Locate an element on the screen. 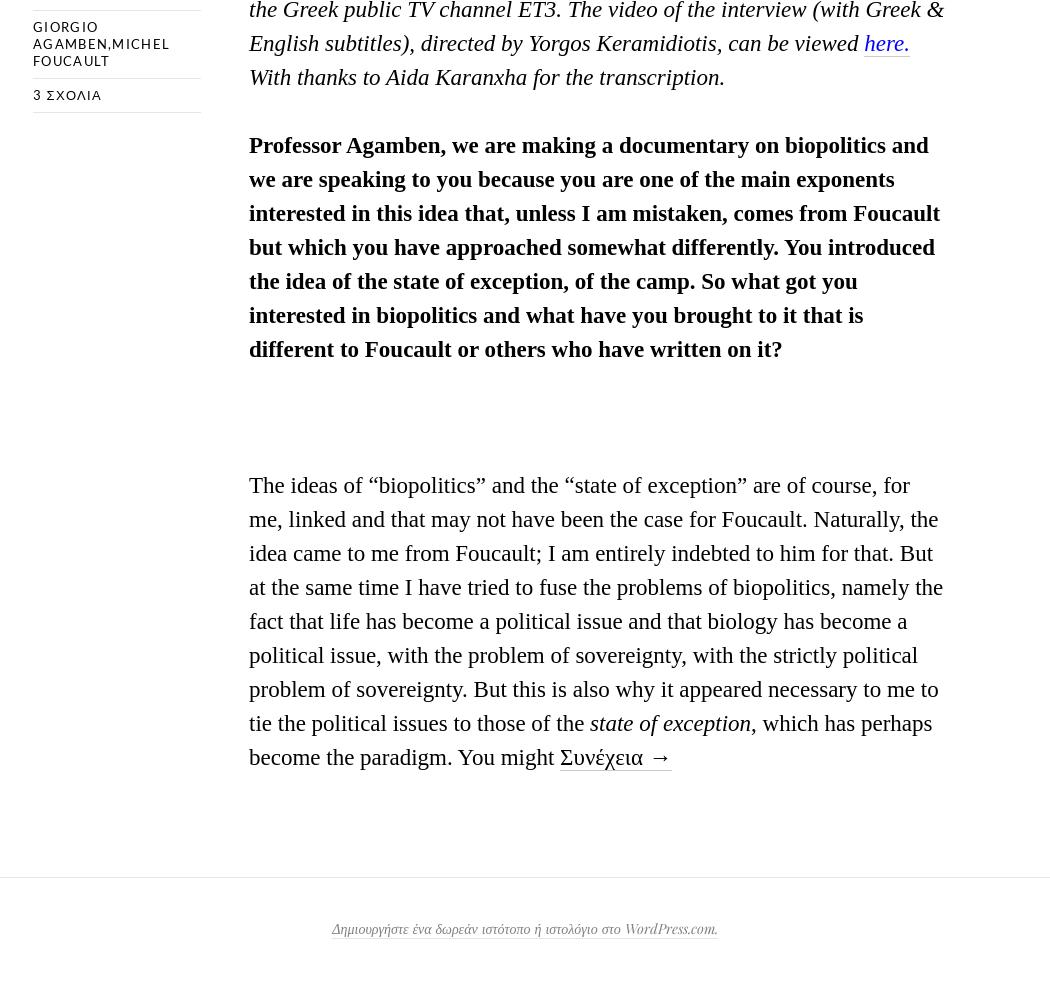 Image resolution: width=1050 pixels, height=1000 pixels. 'Giorgio Agamben' is located at coordinates (69, 34).